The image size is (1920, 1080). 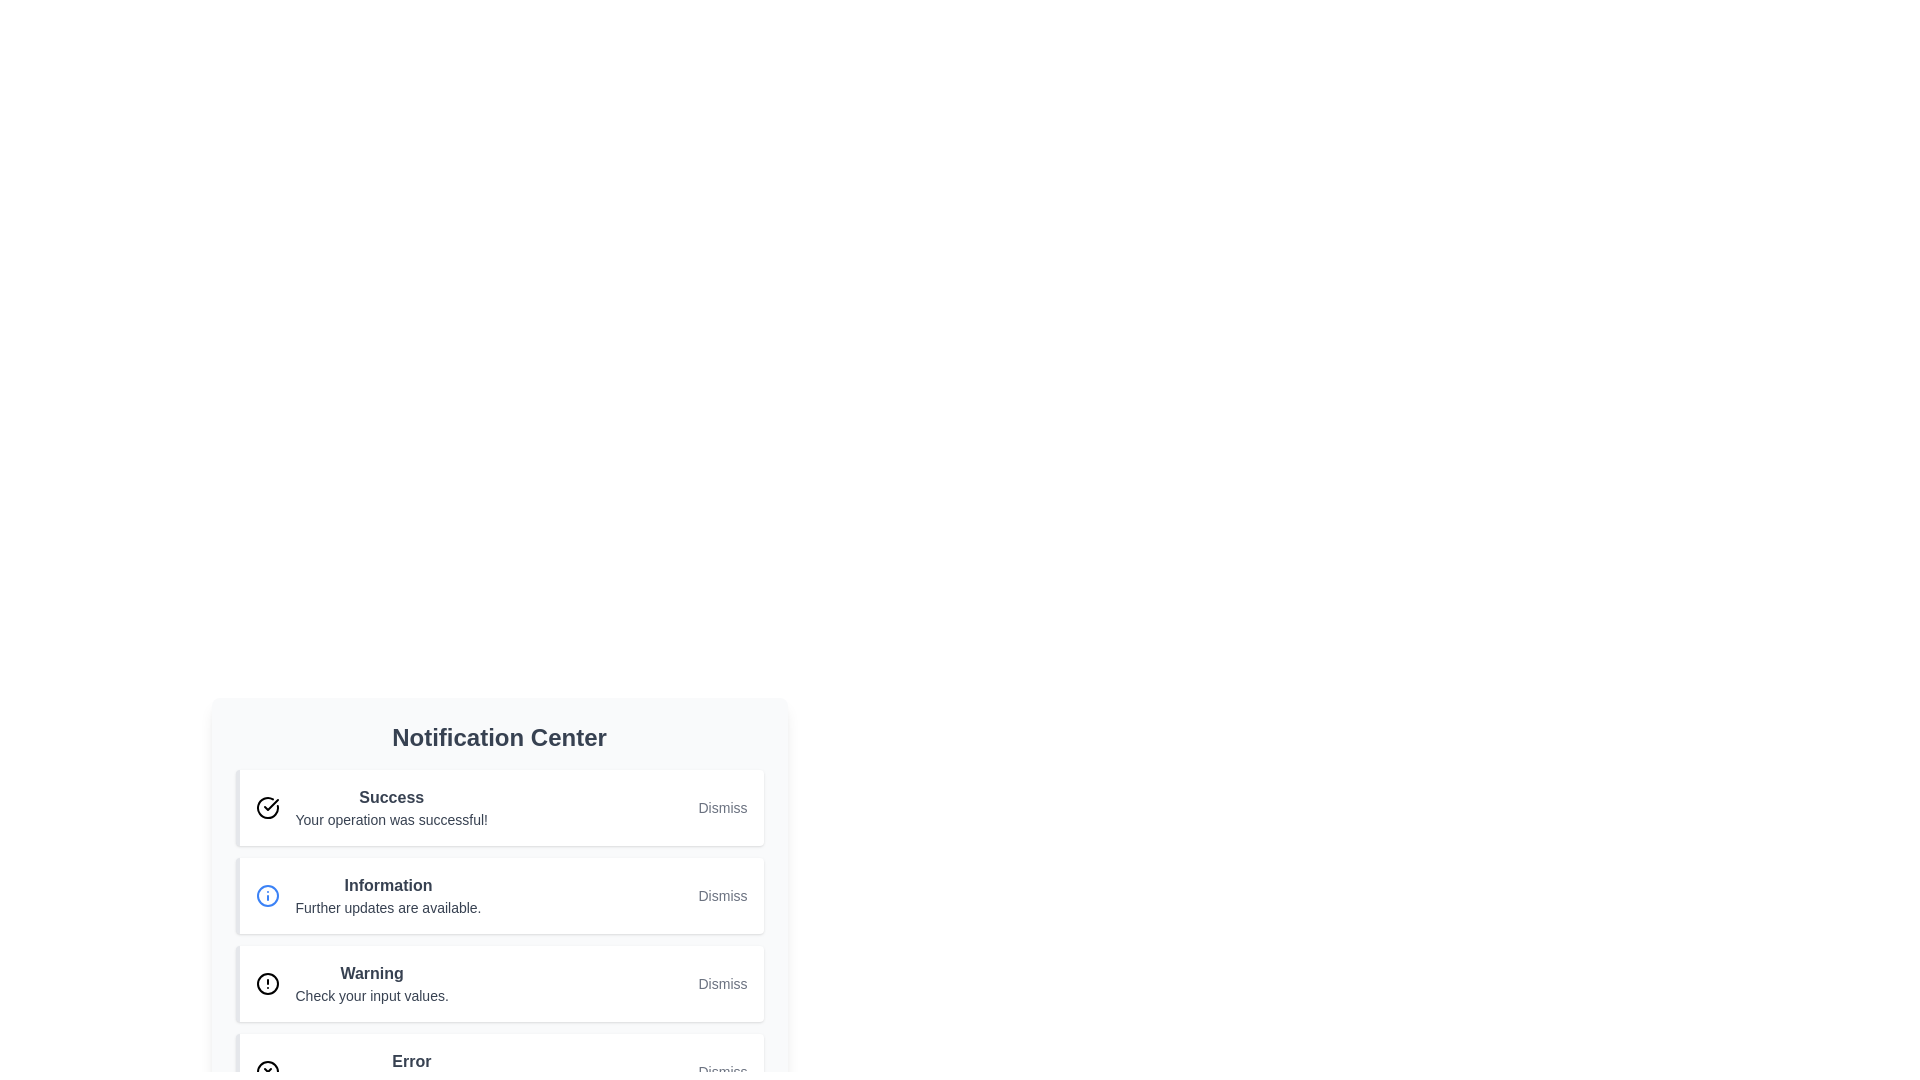 I want to click on the 'Notification Center' header text label, which is a large, bold, gray-colored text element centrally aligned at the top of the notifications section, so click(x=499, y=737).